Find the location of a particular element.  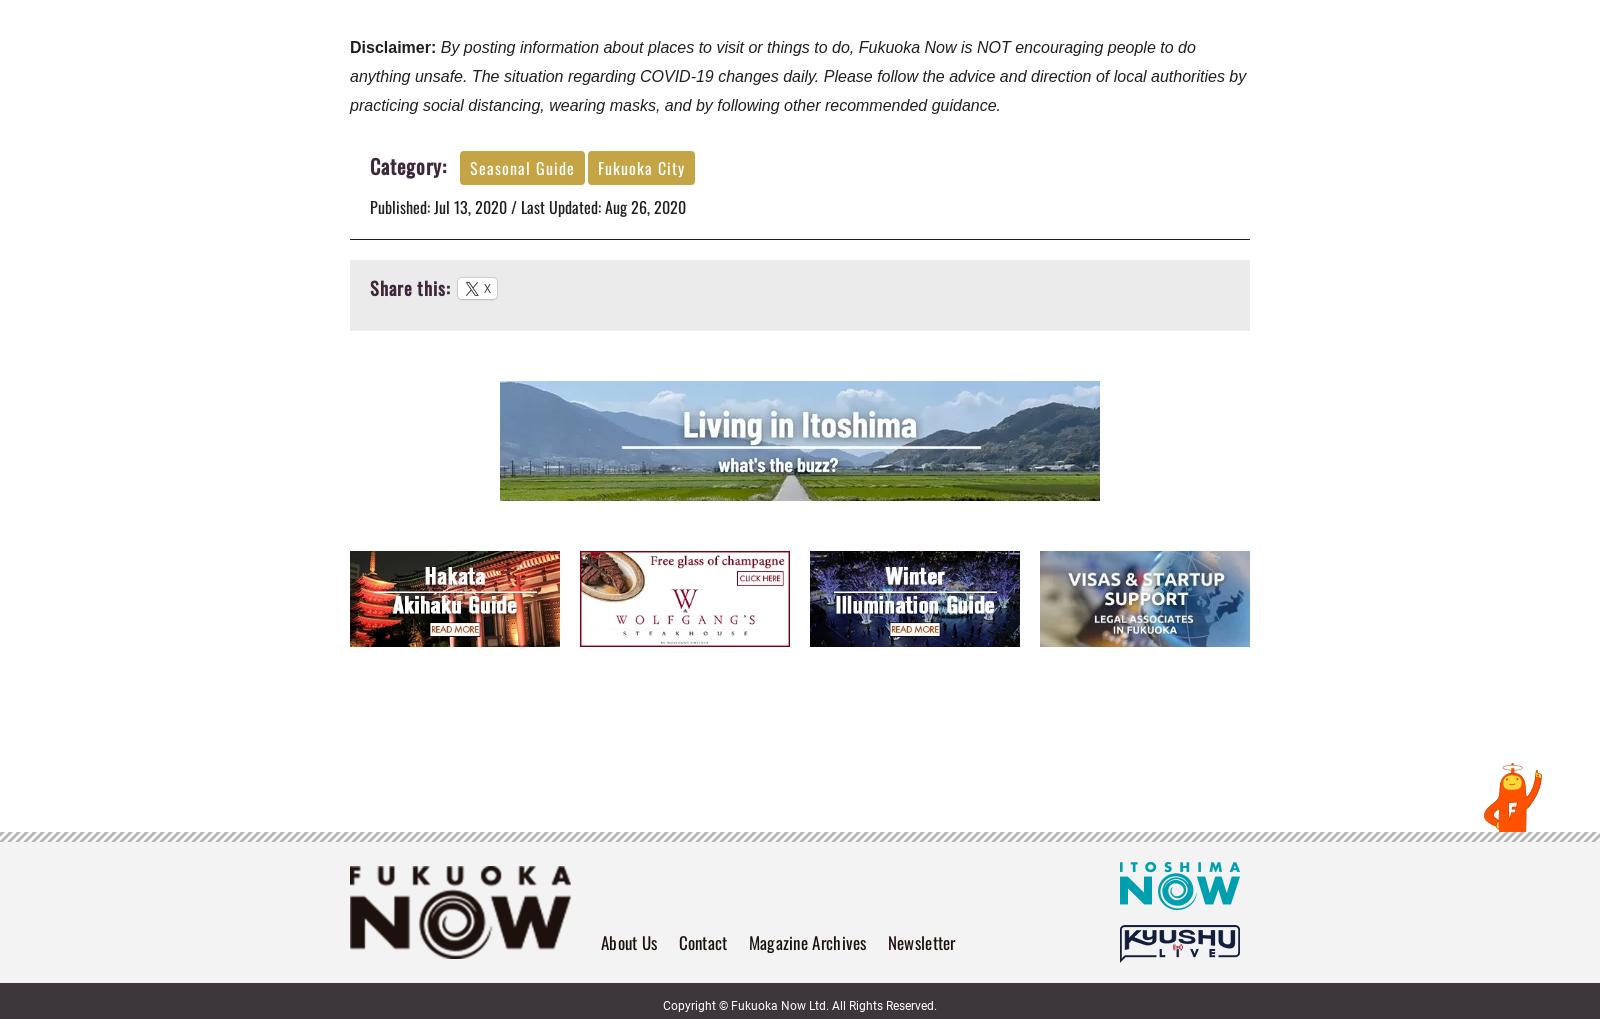

'Published: Jul 13, 2020 / Last Updated: Aug 26, 2020' is located at coordinates (527, 205).